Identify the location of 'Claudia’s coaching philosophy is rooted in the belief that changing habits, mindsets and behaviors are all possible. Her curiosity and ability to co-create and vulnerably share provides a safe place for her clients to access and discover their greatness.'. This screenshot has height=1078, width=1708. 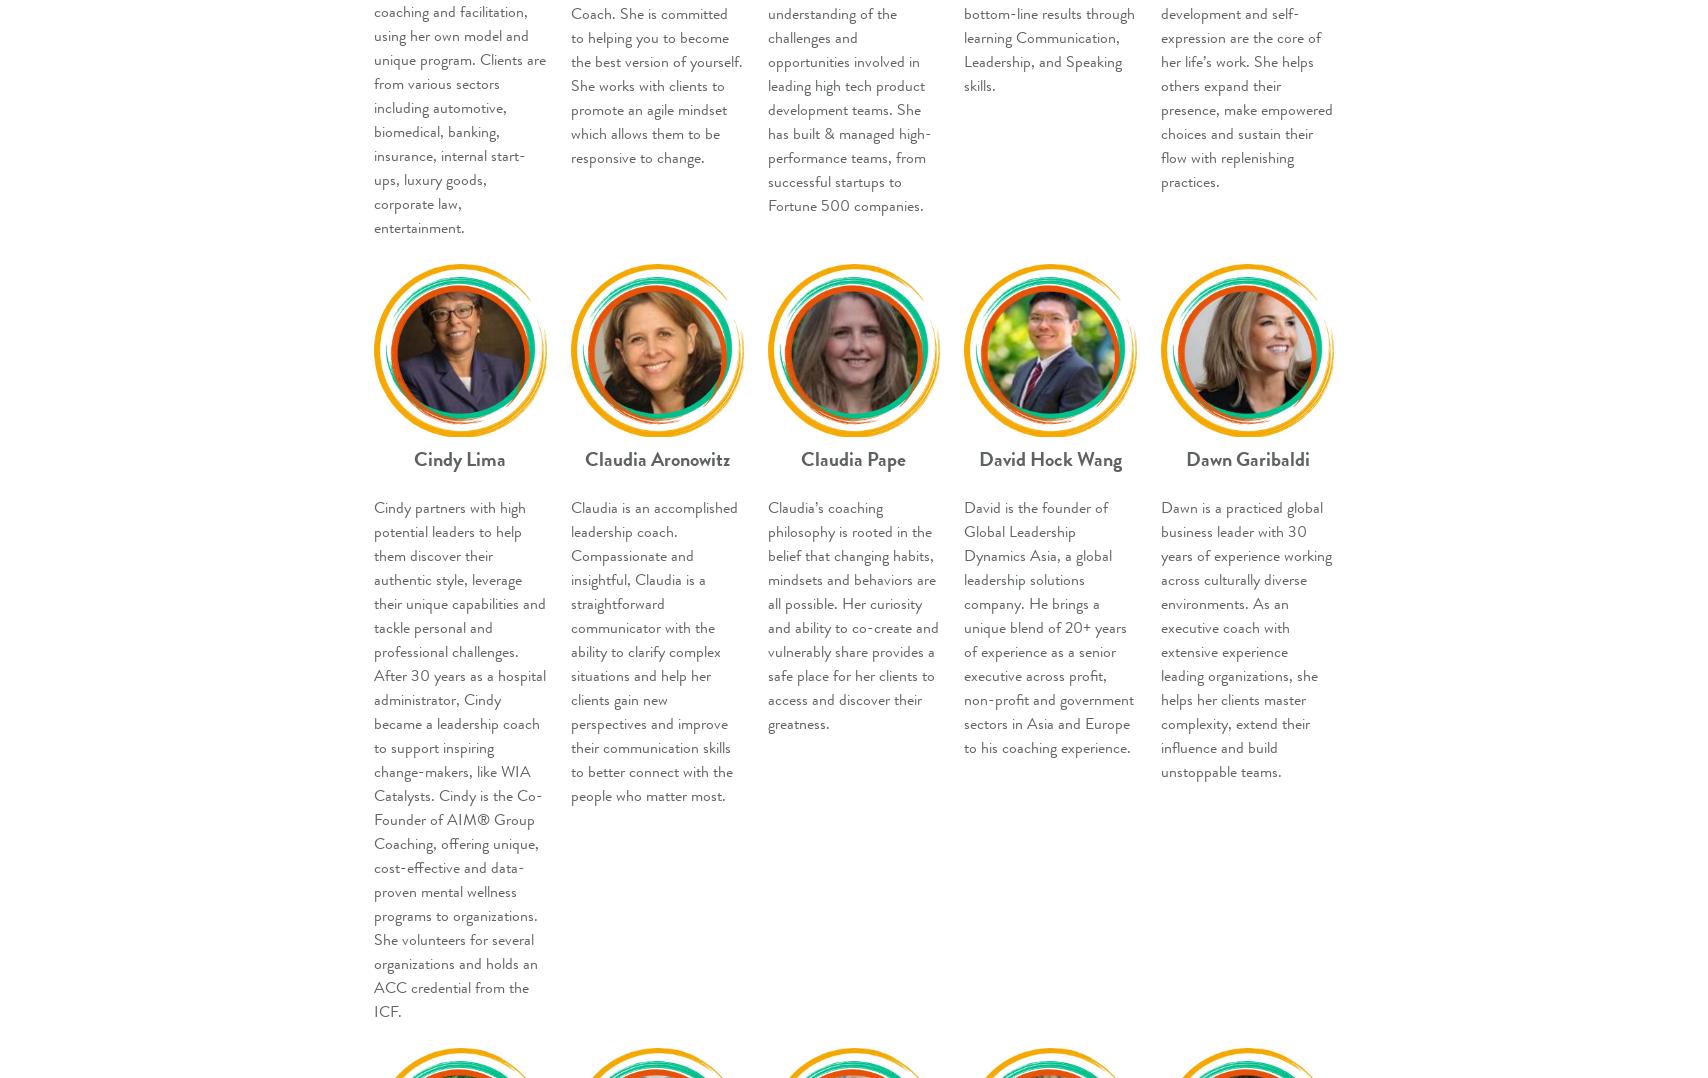
(852, 614).